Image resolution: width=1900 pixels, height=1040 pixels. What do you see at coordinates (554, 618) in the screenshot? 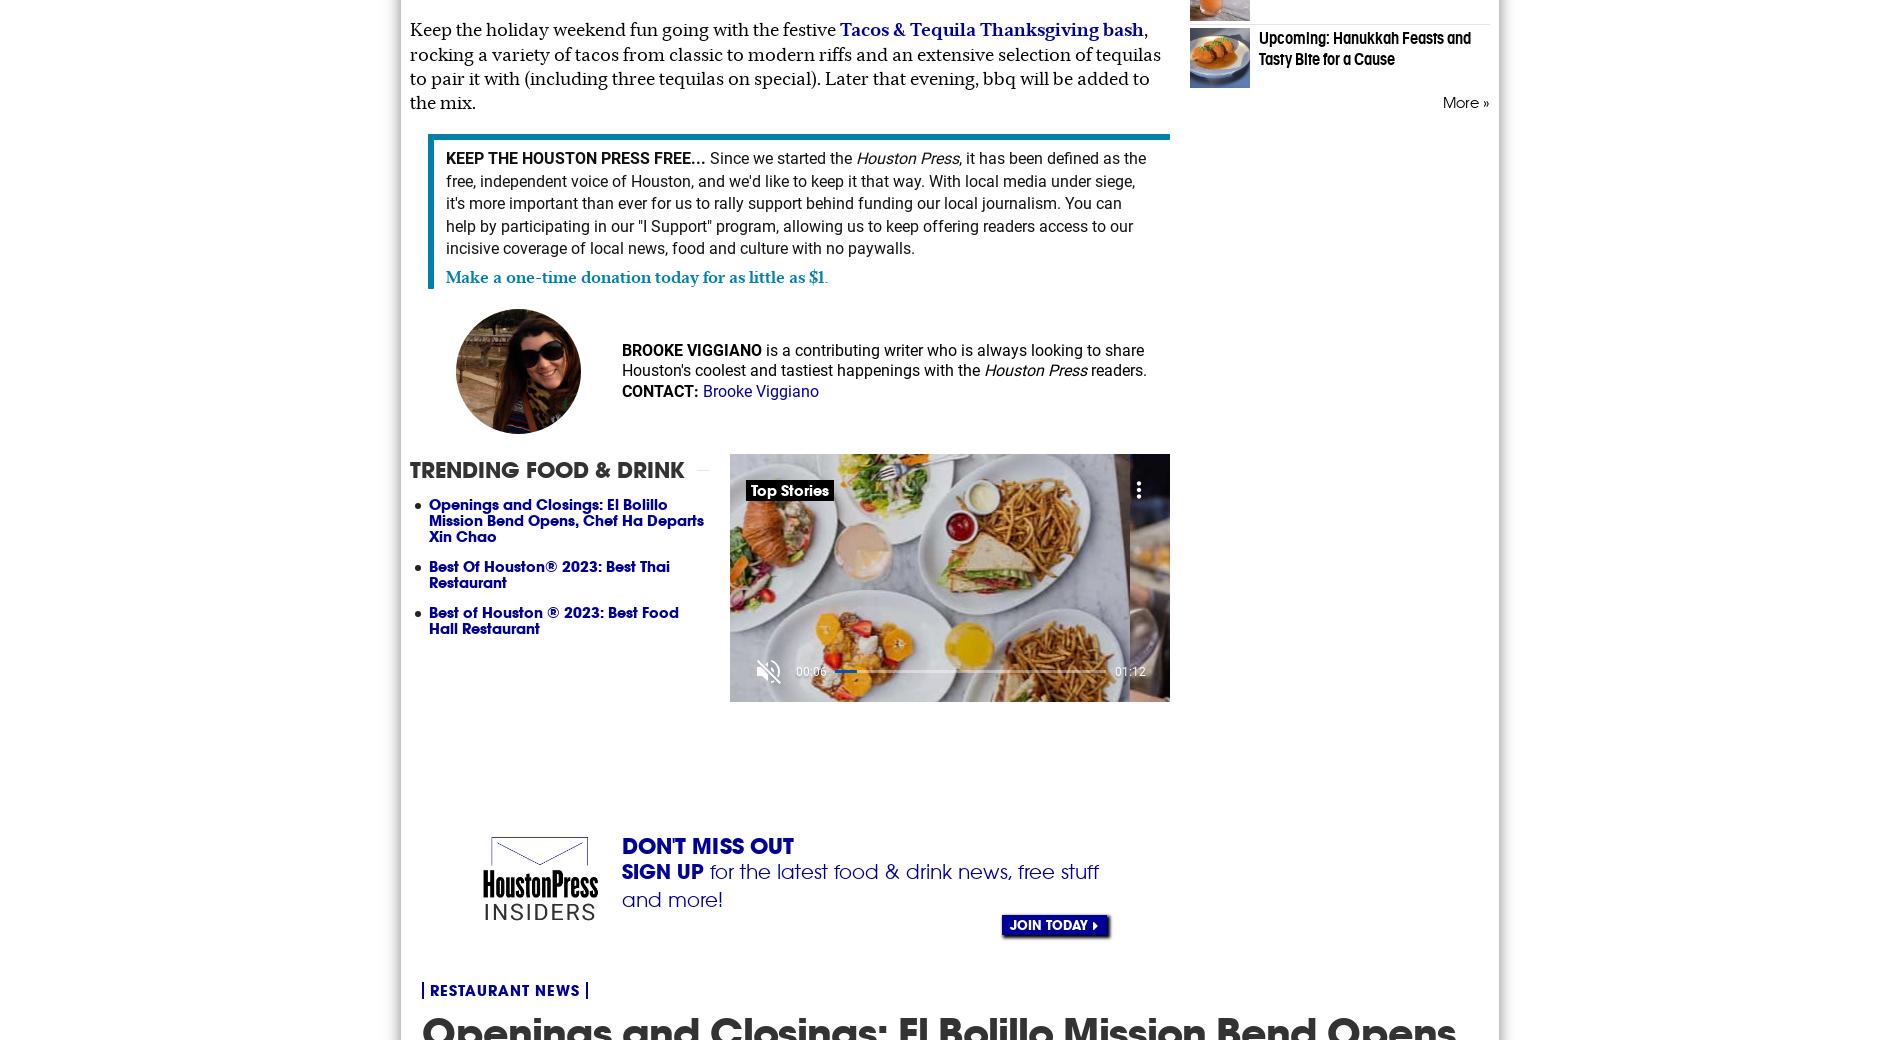
I see `'Best of Houston ® 2023: Best Food Hall Restaurant'` at bounding box center [554, 618].